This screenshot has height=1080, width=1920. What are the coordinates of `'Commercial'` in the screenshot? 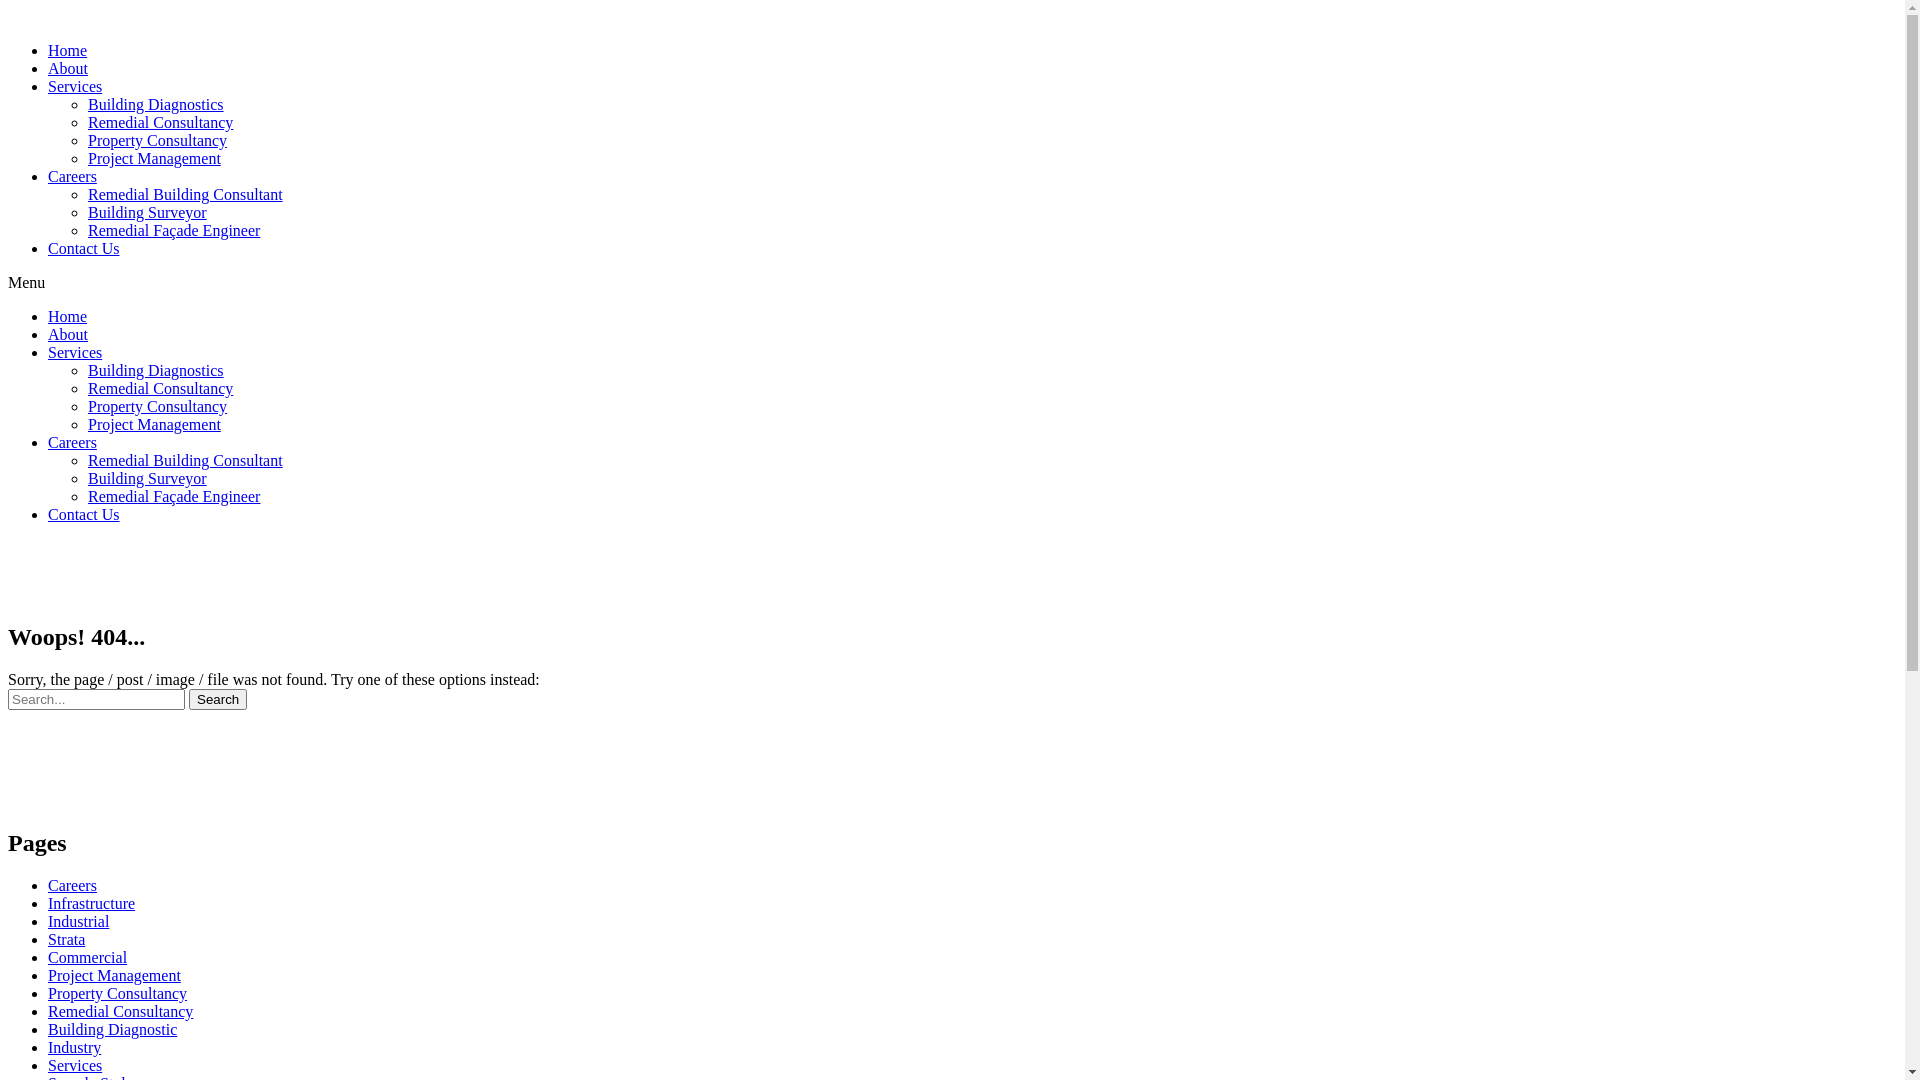 It's located at (86, 956).